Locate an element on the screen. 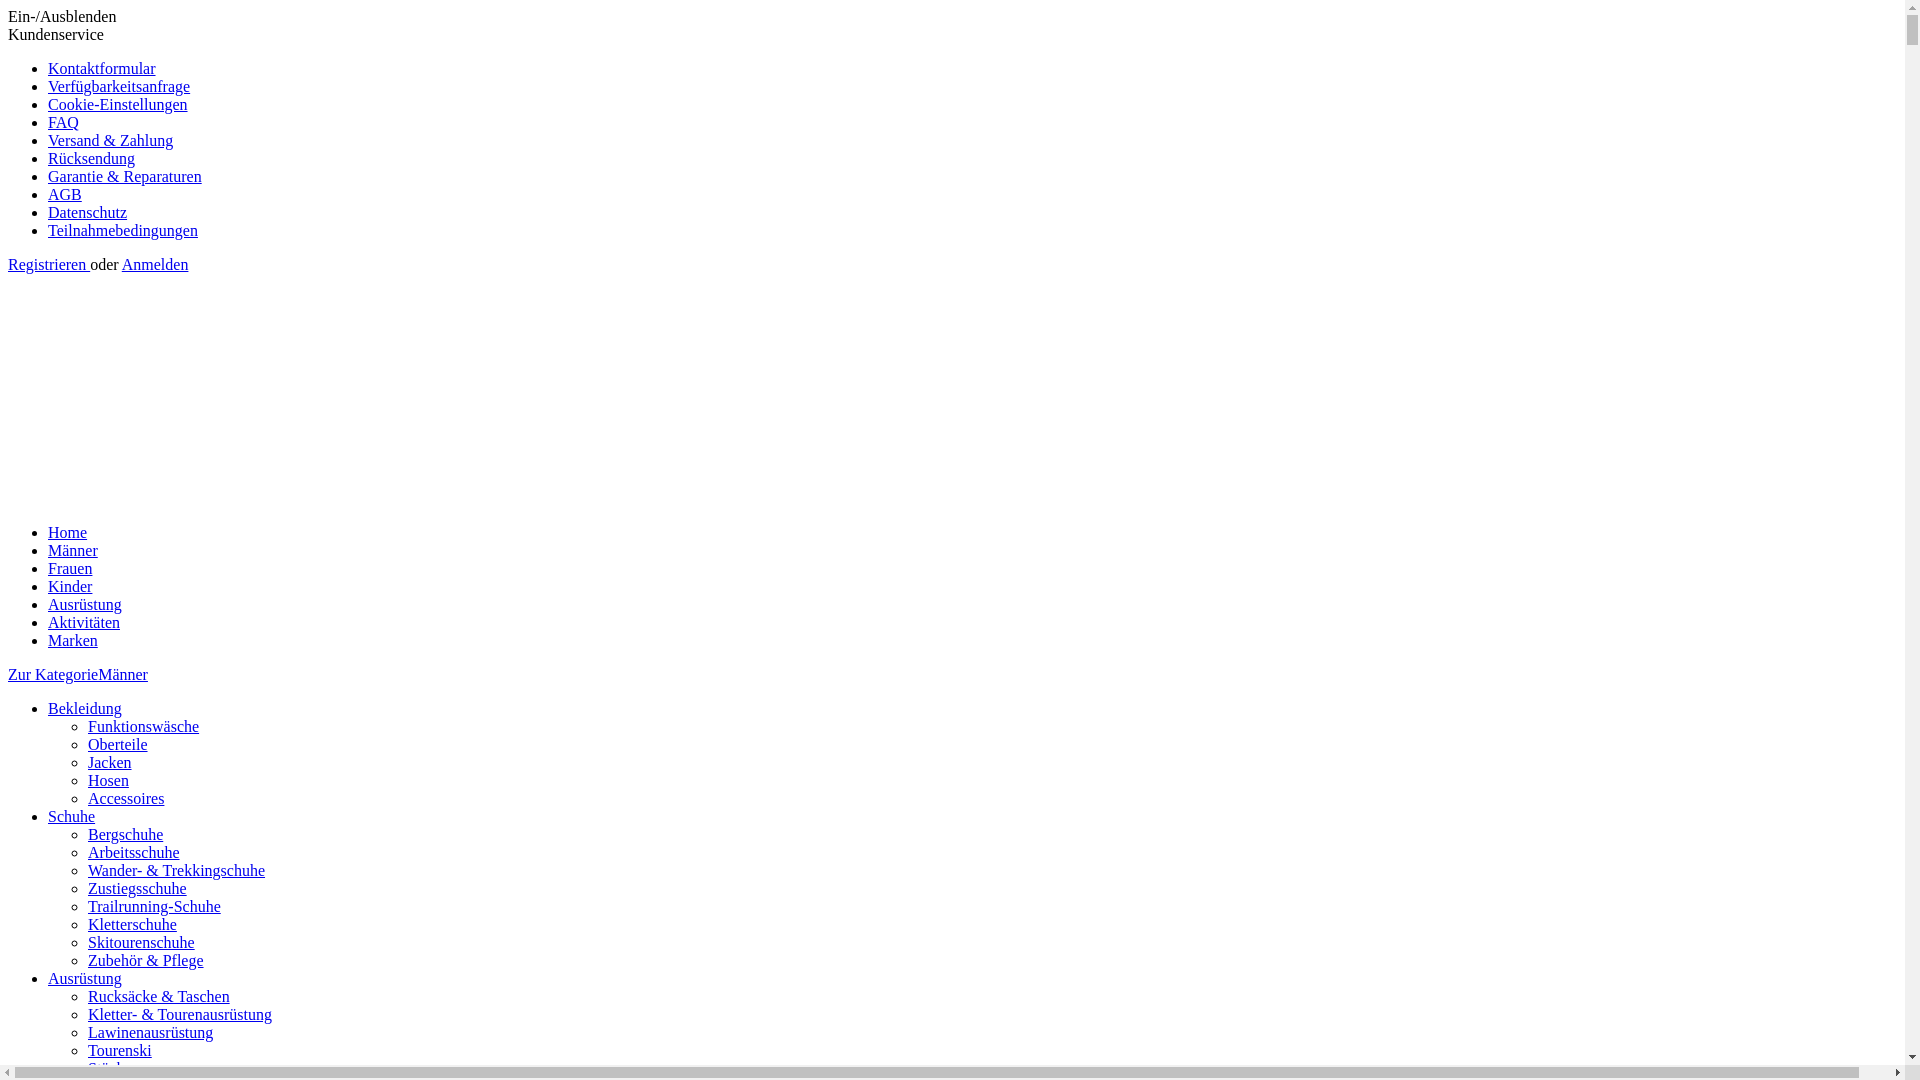 This screenshot has width=1920, height=1080. 'Datenschutz' is located at coordinates (86, 212).